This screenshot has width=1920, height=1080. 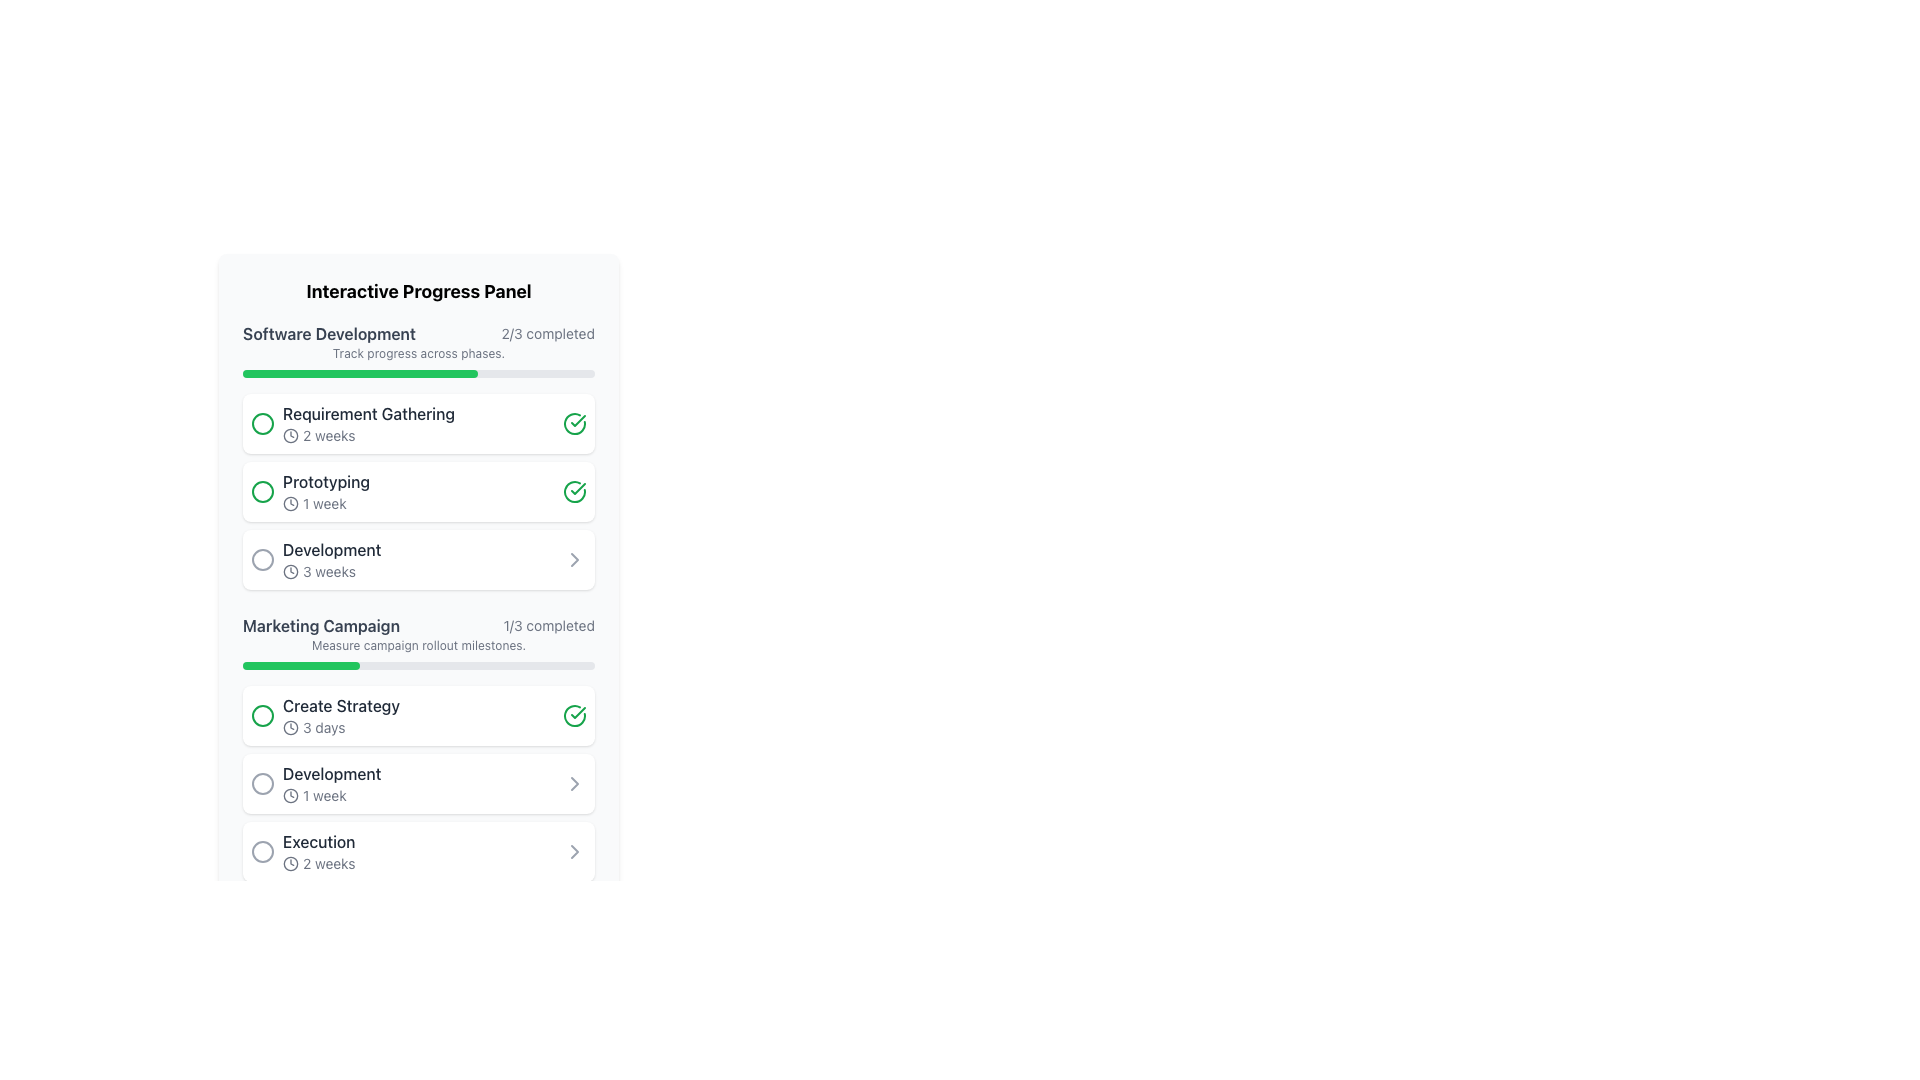 I want to click on the progress status text label located in the top-right corner of the 'Software Development' section, aligned horizontally with its title, so click(x=548, y=333).